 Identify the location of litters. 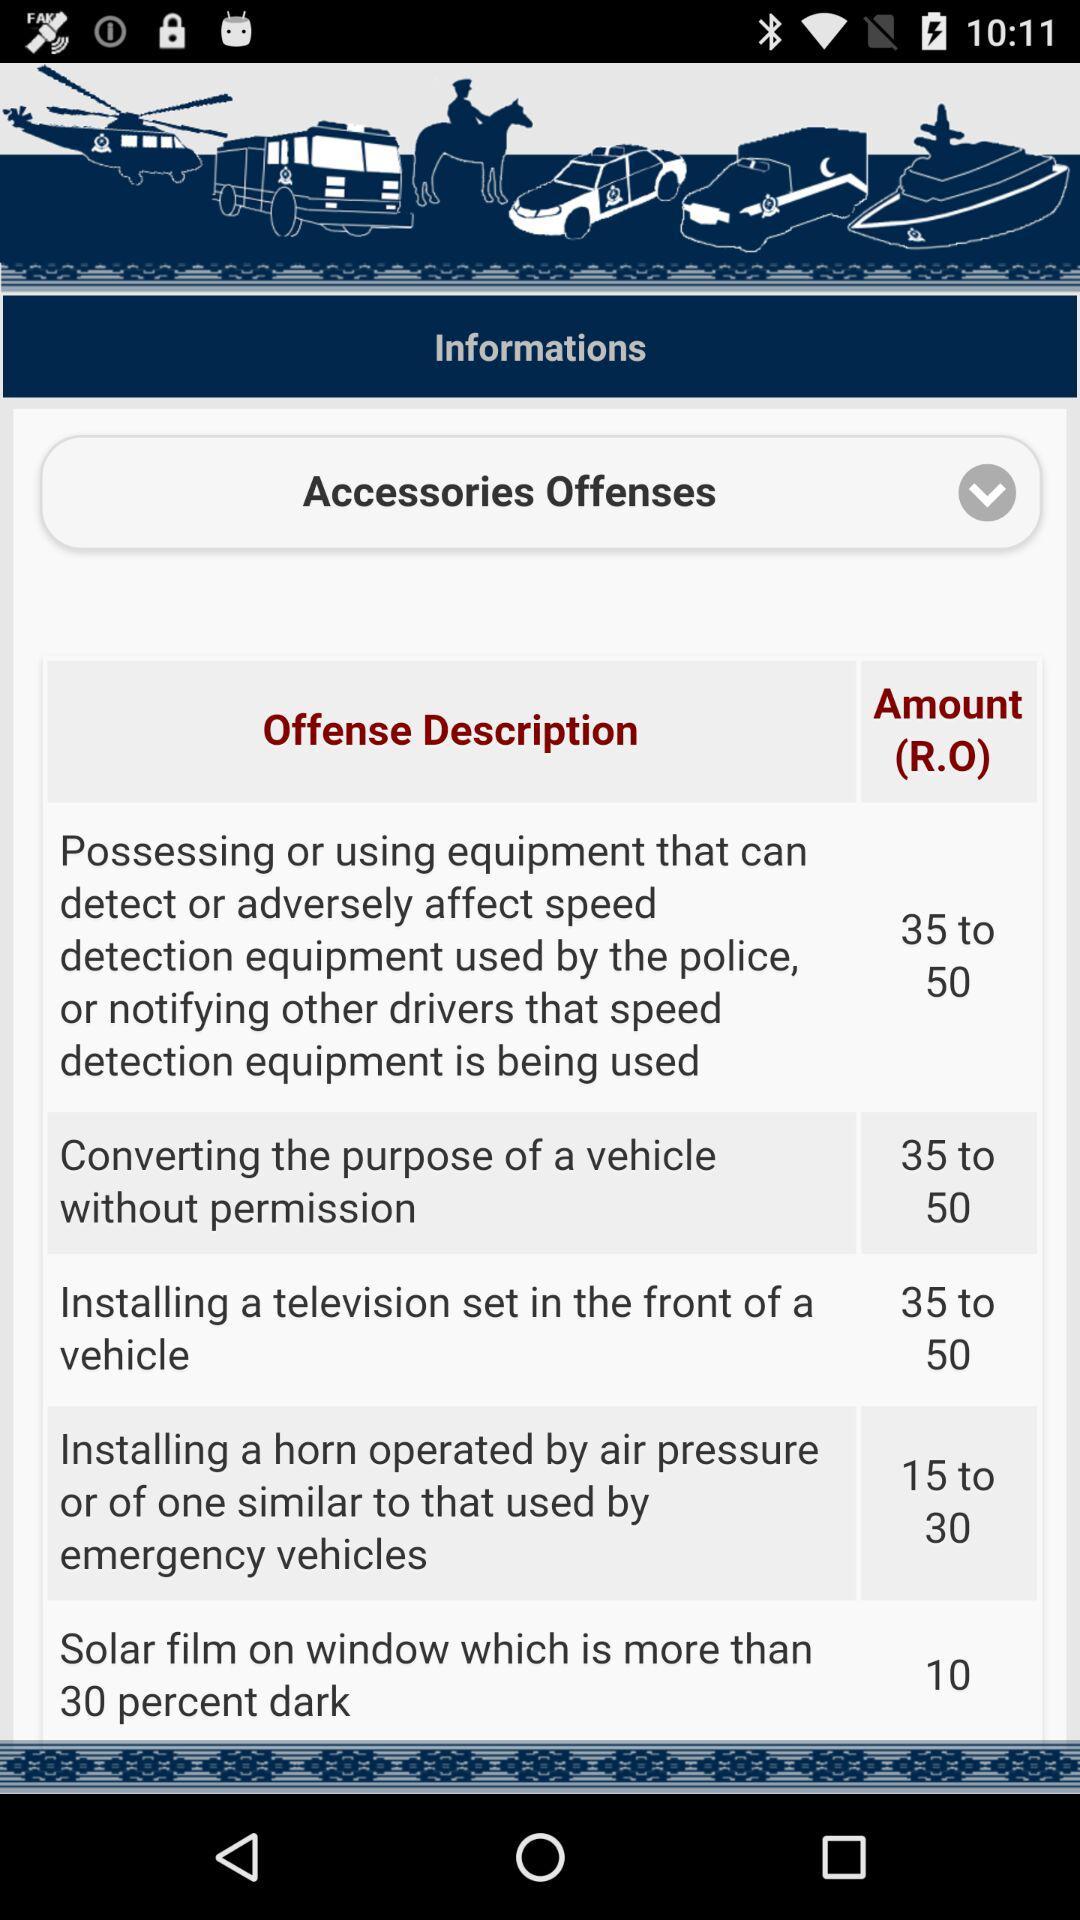
(540, 1078).